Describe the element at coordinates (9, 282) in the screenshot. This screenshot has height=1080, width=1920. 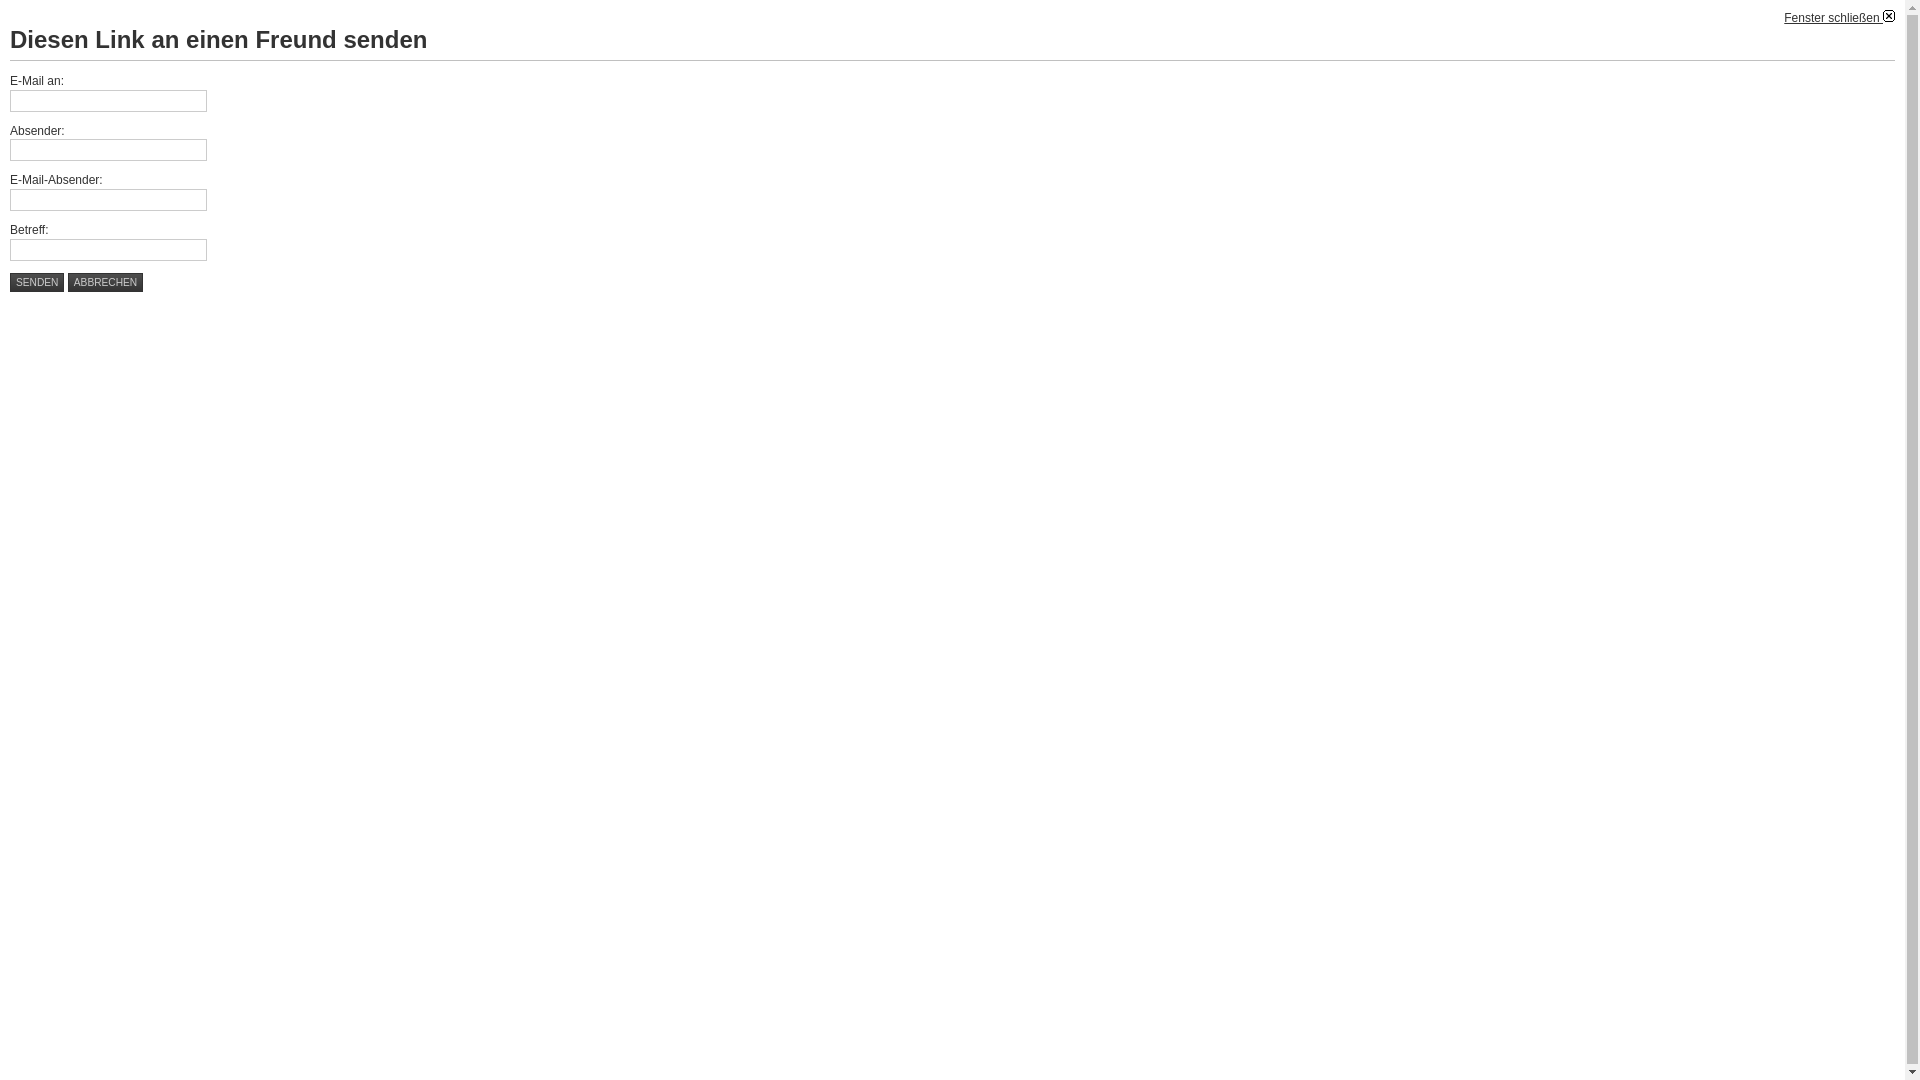
I see `'SENDEN'` at that location.